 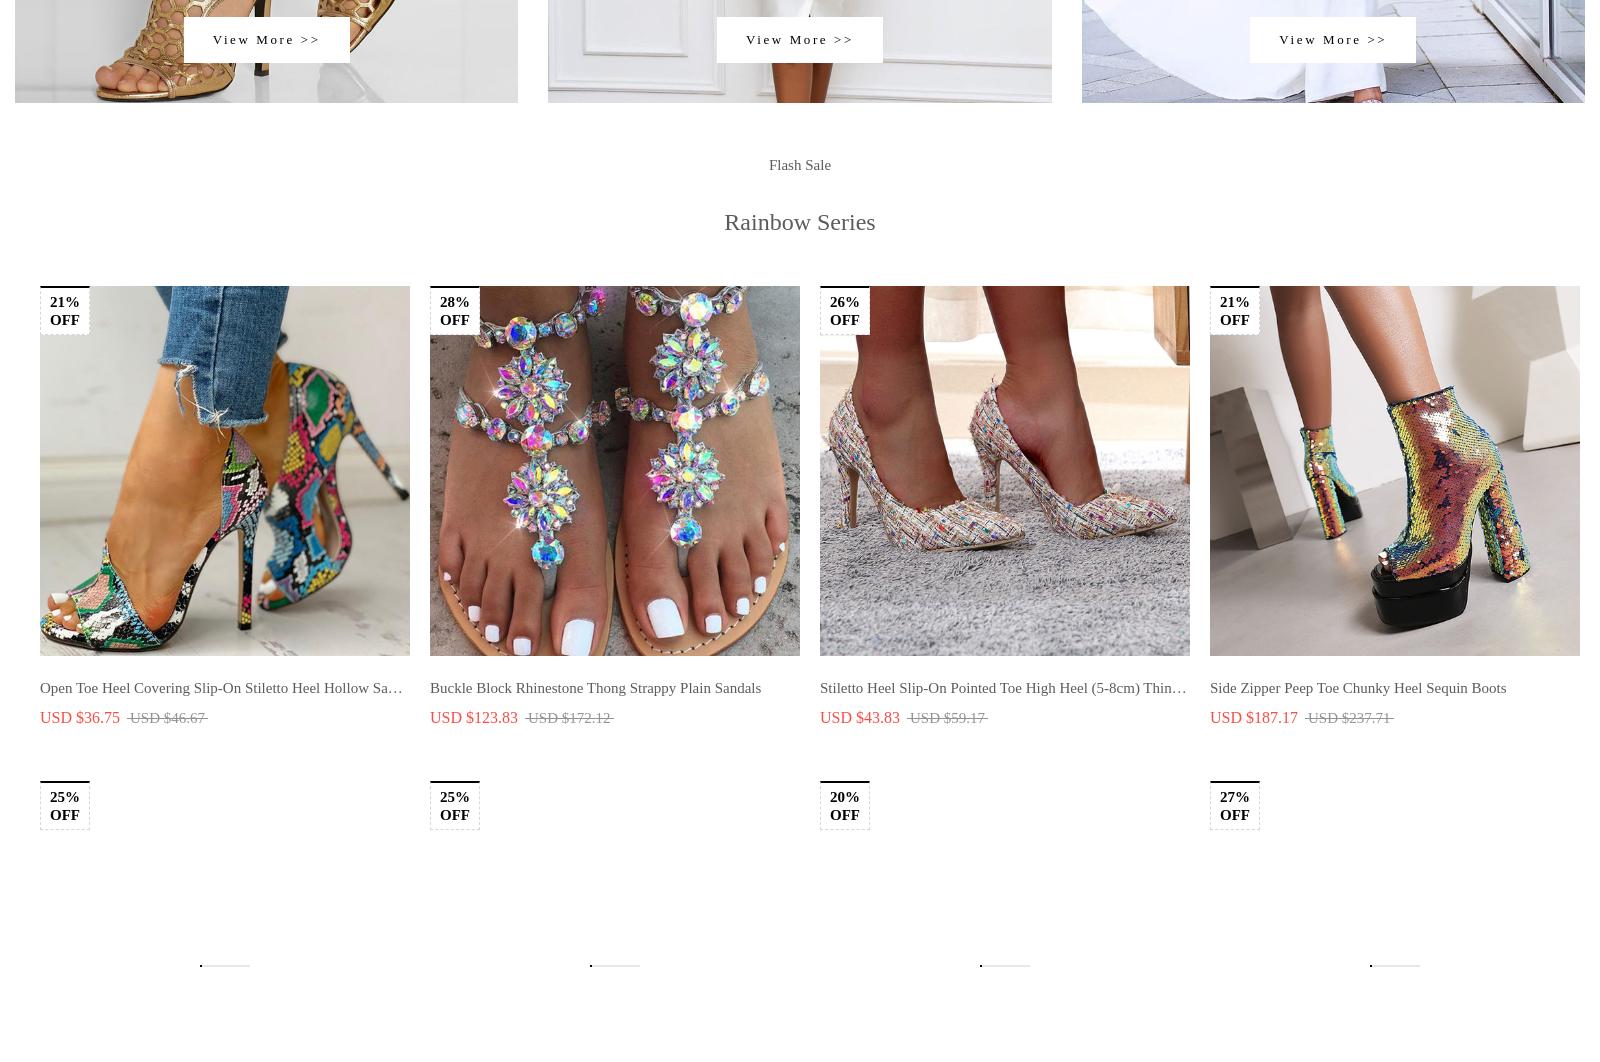 I want to click on '26%', so click(x=829, y=368).